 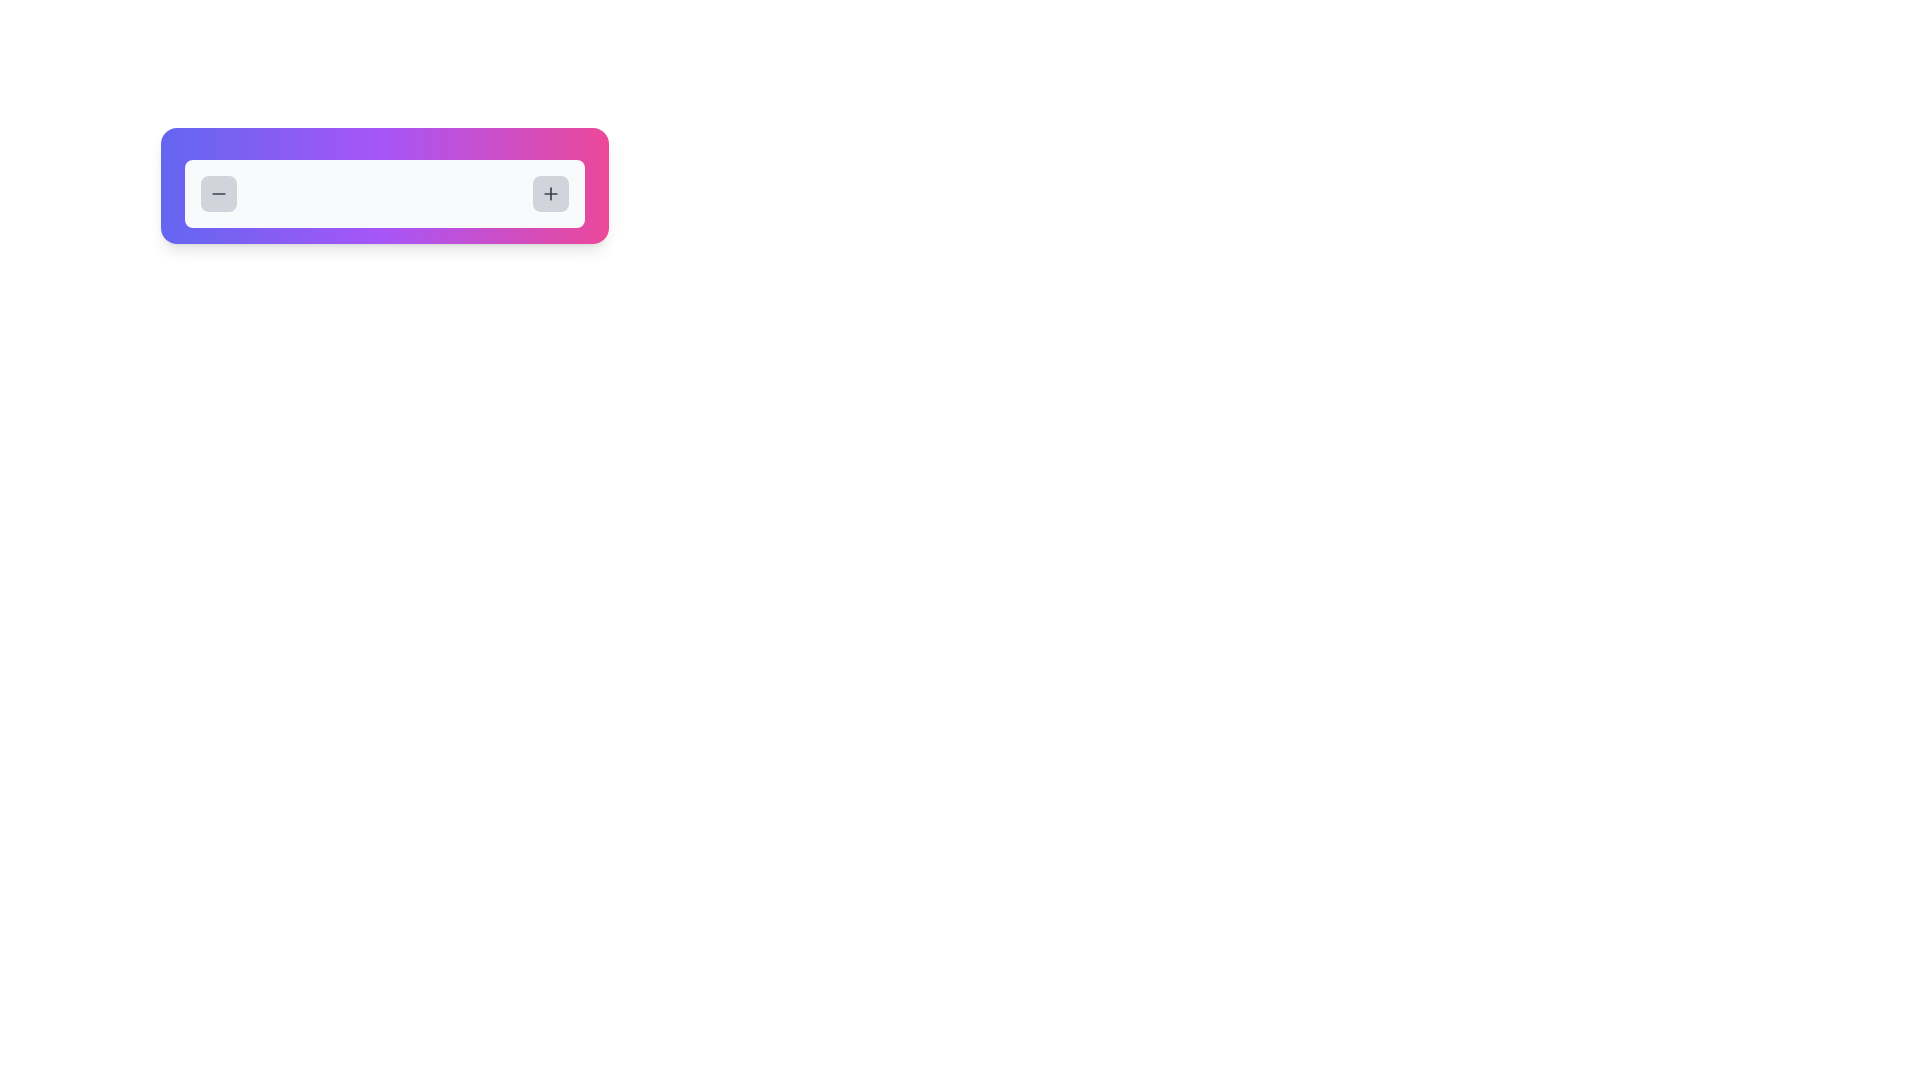 What do you see at coordinates (551, 193) in the screenshot?
I see `the 'plus' icon styled with a stroke color located within the rightmost rounded button with a light gray background` at bounding box center [551, 193].